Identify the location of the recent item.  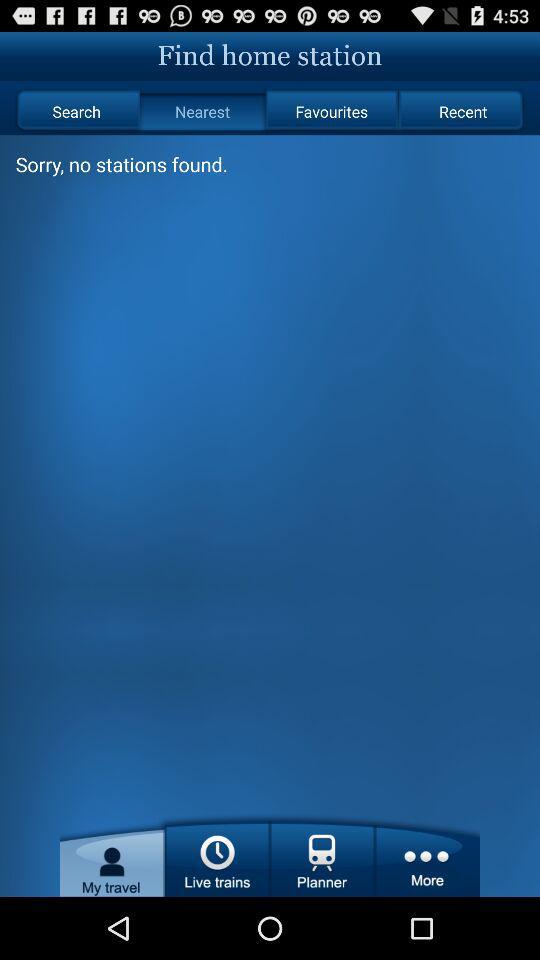
(463, 111).